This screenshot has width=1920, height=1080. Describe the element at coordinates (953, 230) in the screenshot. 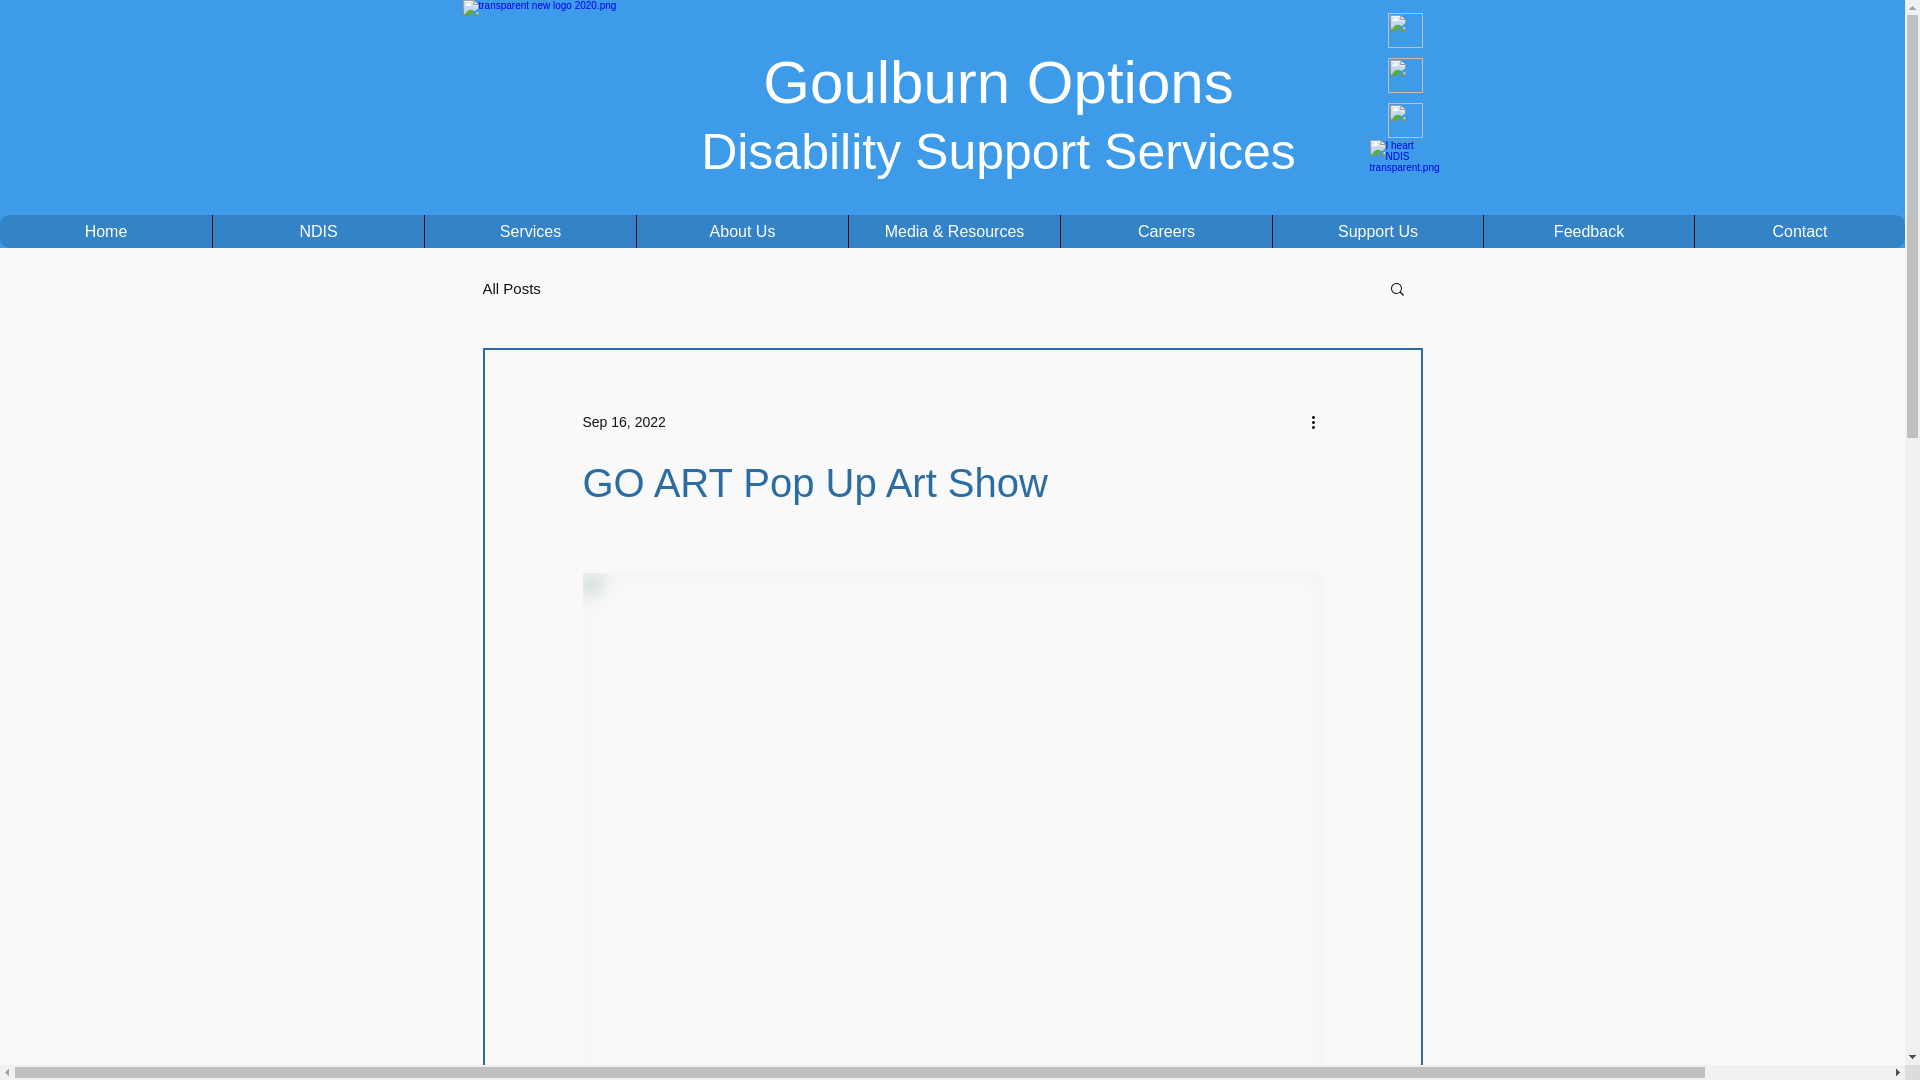

I see `'Media & Resources'` at that location.